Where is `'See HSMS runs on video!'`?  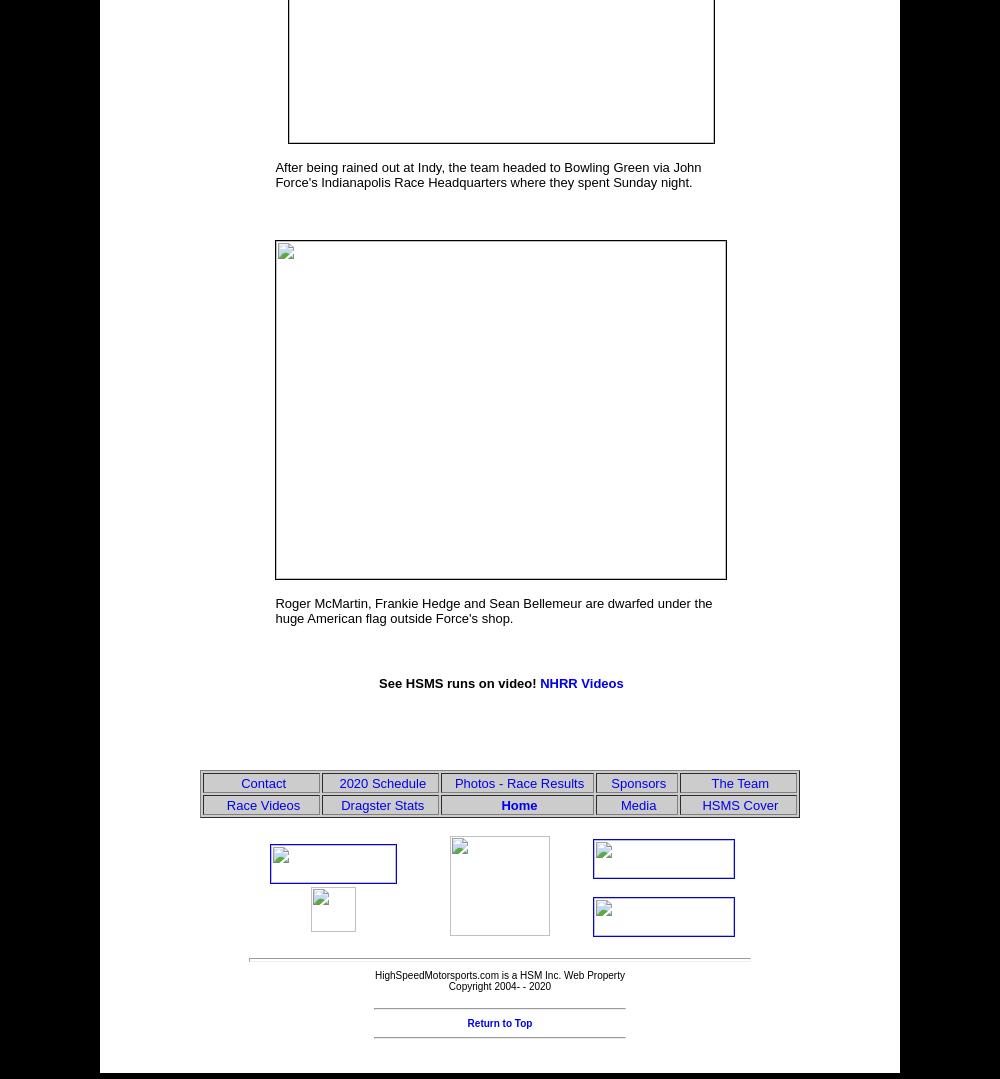
'See HSMS runs on video!' is located at coordinates (458, 683).